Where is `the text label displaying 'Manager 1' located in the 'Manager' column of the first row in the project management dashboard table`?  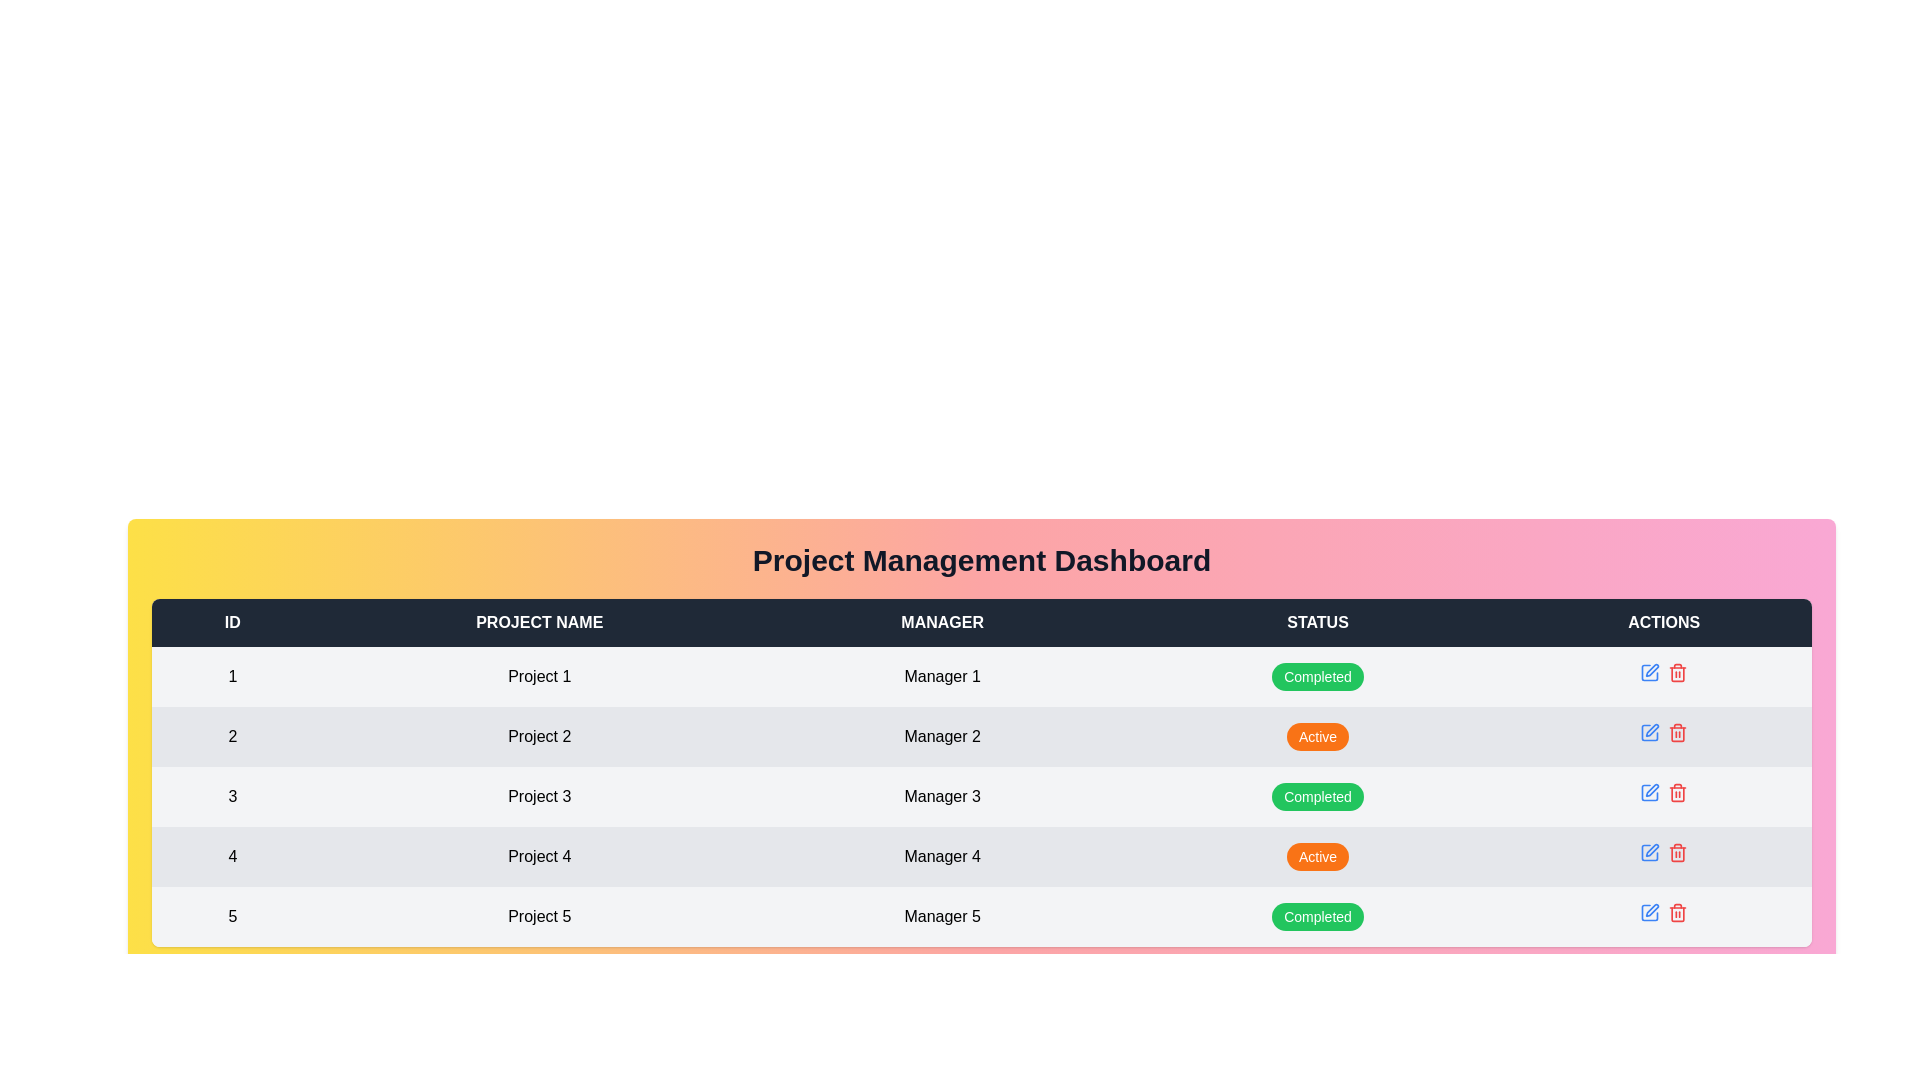 the text label displaying 'Manager 1' located in the 'Manager' column of the first row in the project management dashboard table is located at coordinates (941, 676).